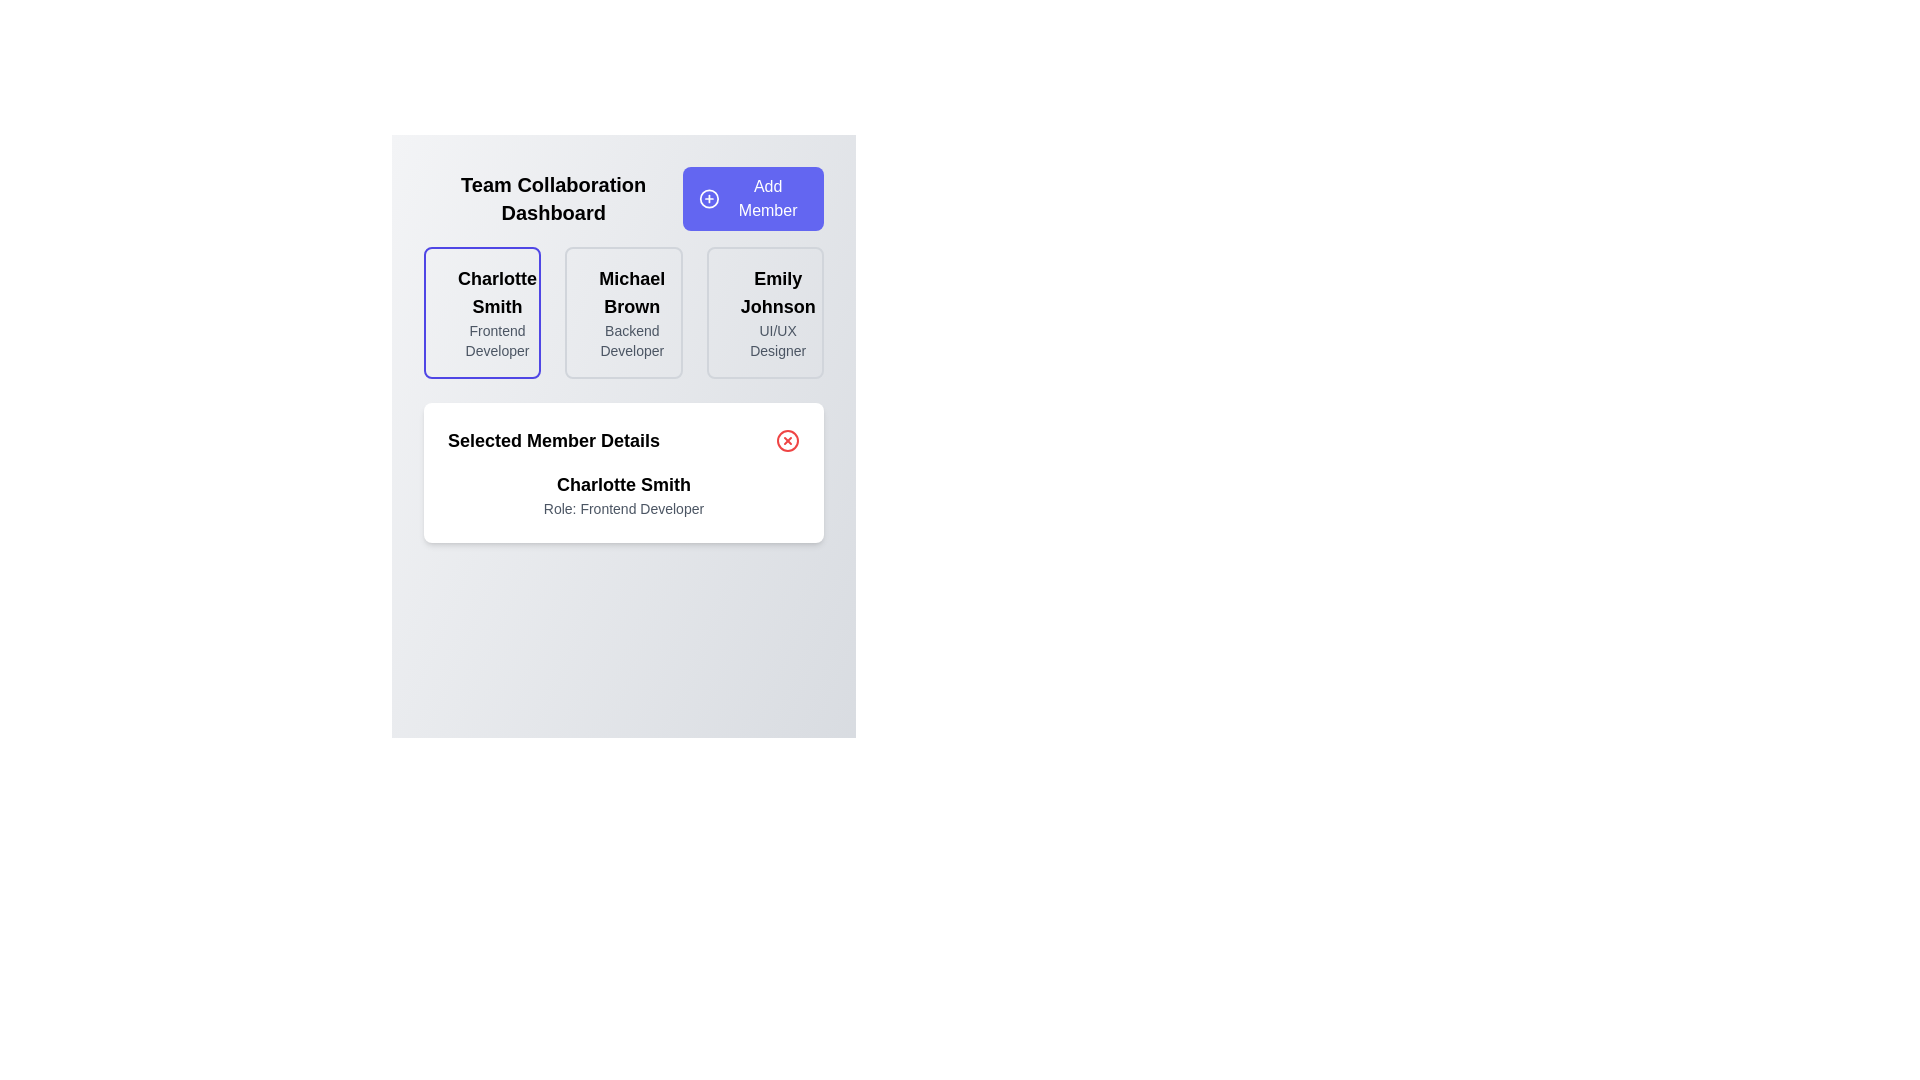 Image resolution: width=1920 pixels, height=1080 pixels. I want to click on the 'Add Member' button located in the top right corner of the interface, which contains the icon for adding a new member, so click(709, 199).